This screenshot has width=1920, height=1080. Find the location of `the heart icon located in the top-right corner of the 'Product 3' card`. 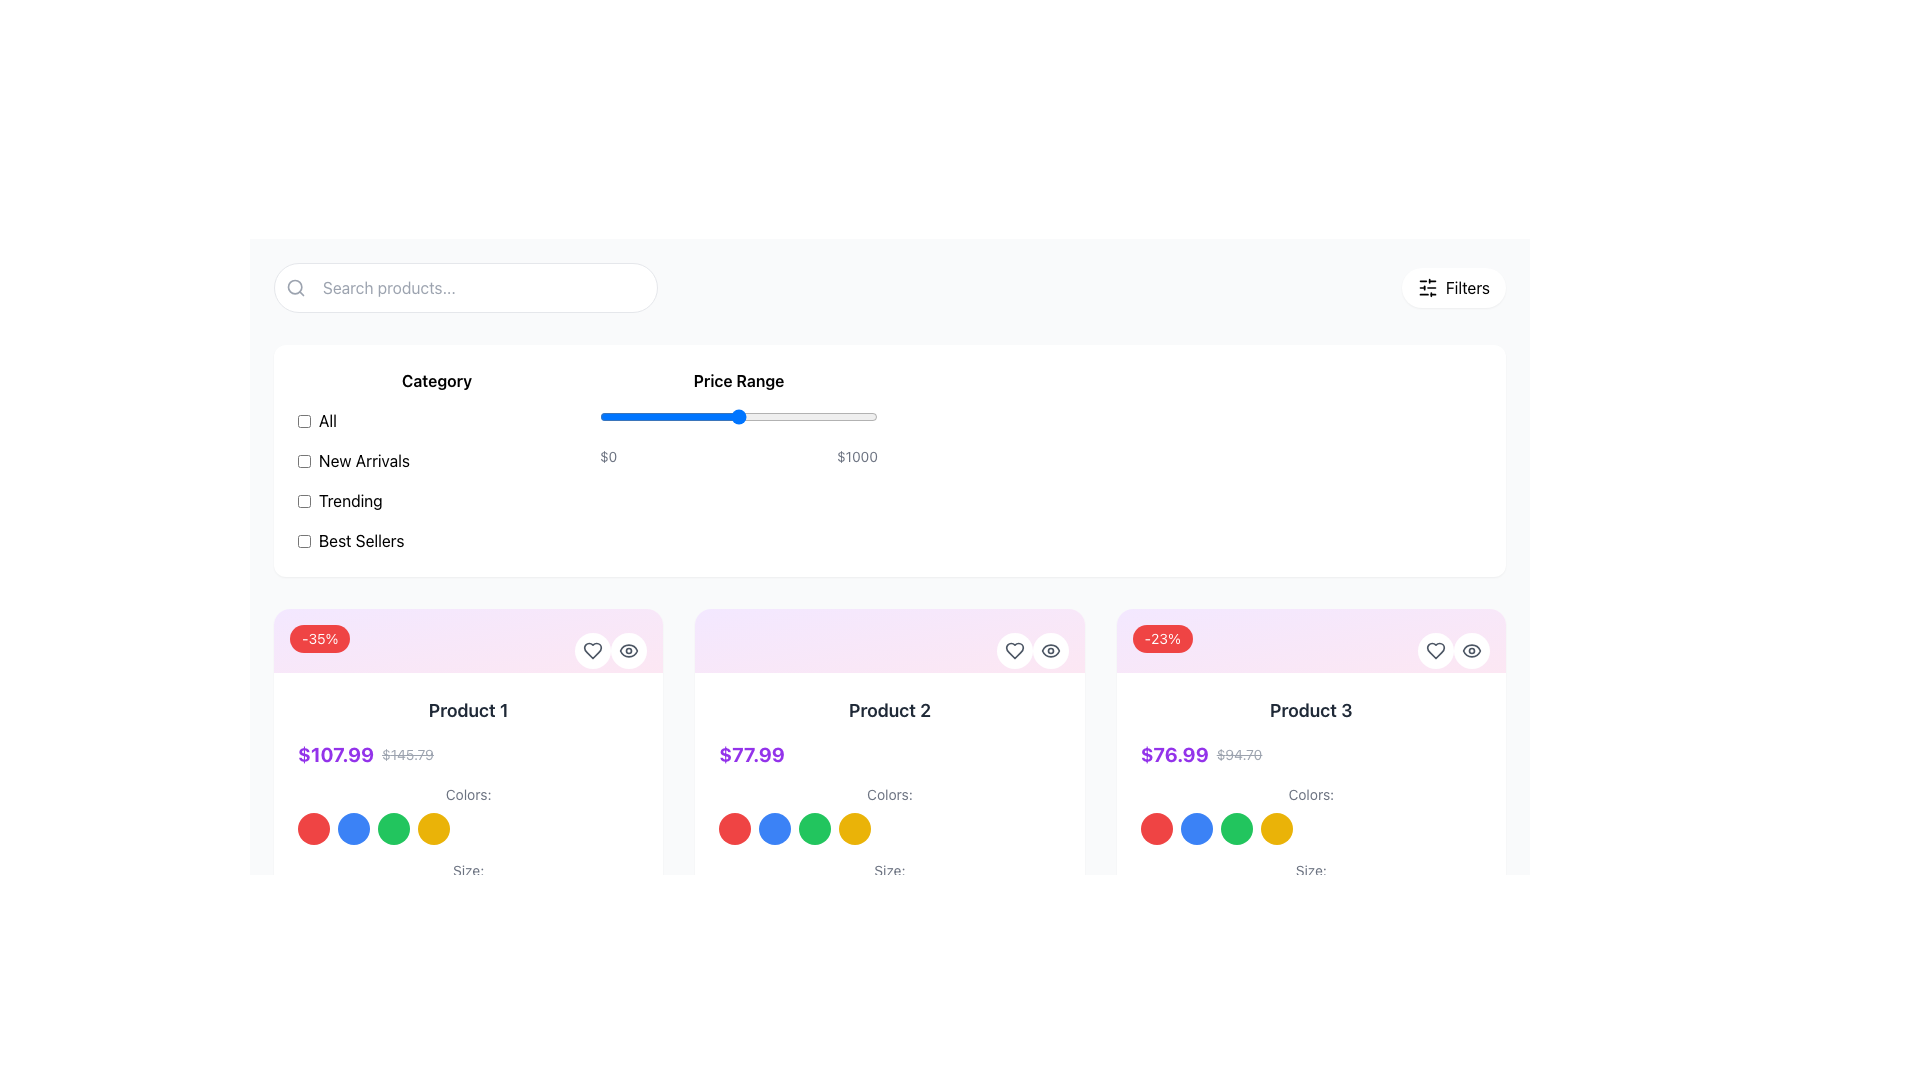

the heart icon located in the top-right corner of the 'Product 3' card is located at coordinates (1434, 651).